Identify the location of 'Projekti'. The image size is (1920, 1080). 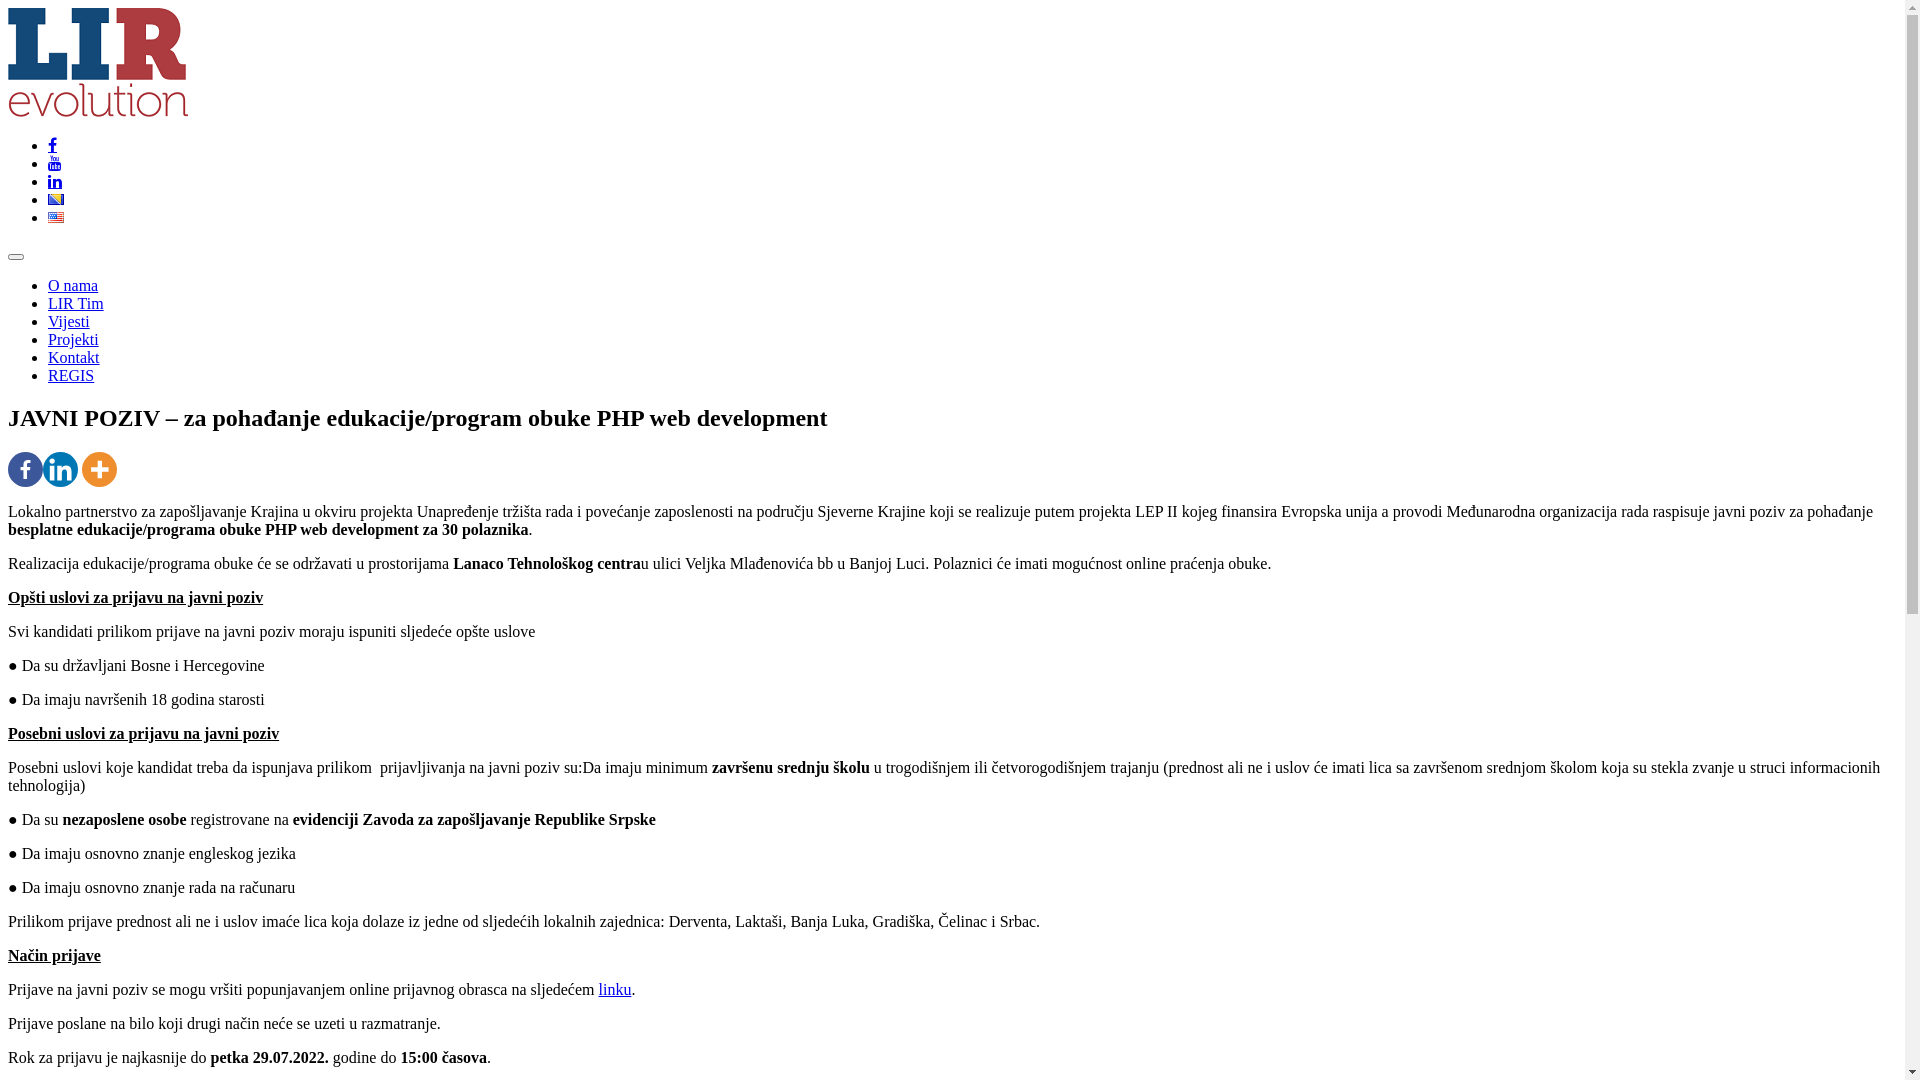
(73, 338).